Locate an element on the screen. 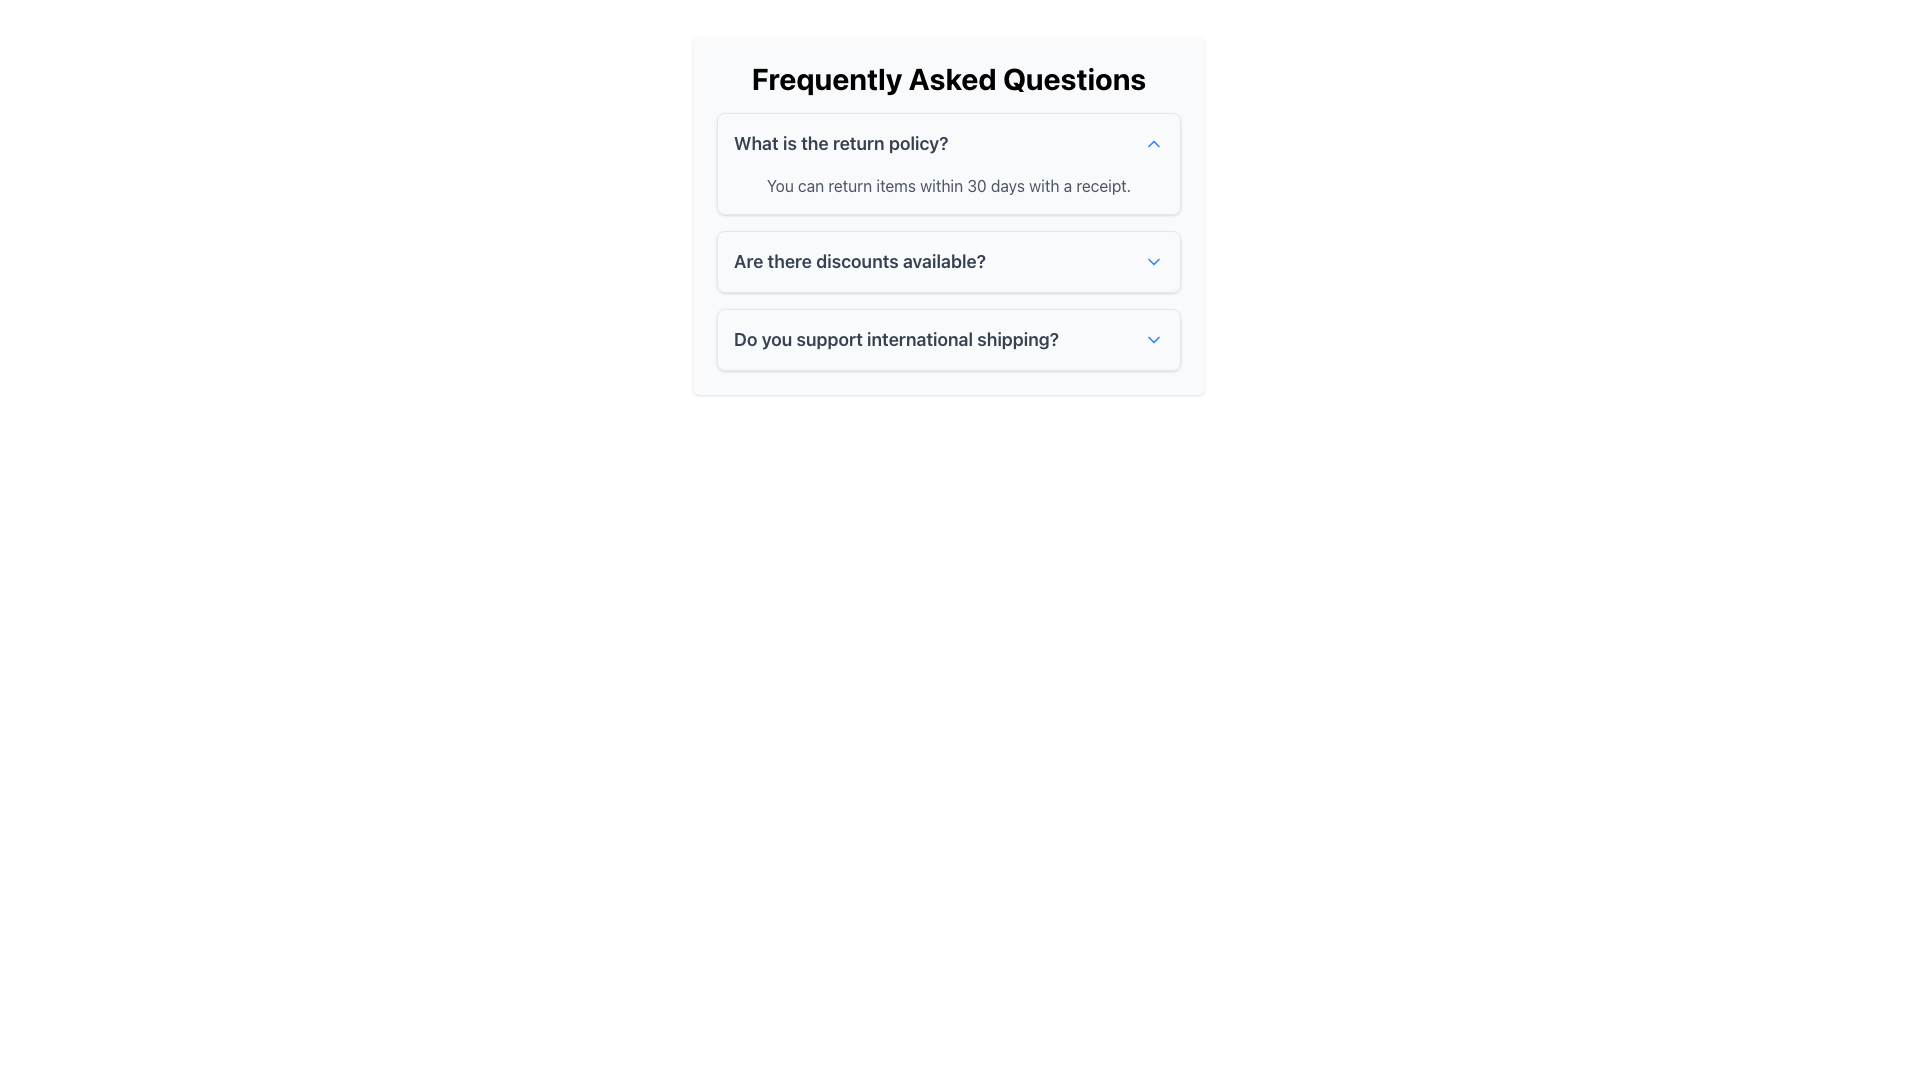 The image size is (1920, 1080). the chevron icon of the third Collapsible FAQ item in the Frequently Asked Questions section is located at coordinates (948, 338).